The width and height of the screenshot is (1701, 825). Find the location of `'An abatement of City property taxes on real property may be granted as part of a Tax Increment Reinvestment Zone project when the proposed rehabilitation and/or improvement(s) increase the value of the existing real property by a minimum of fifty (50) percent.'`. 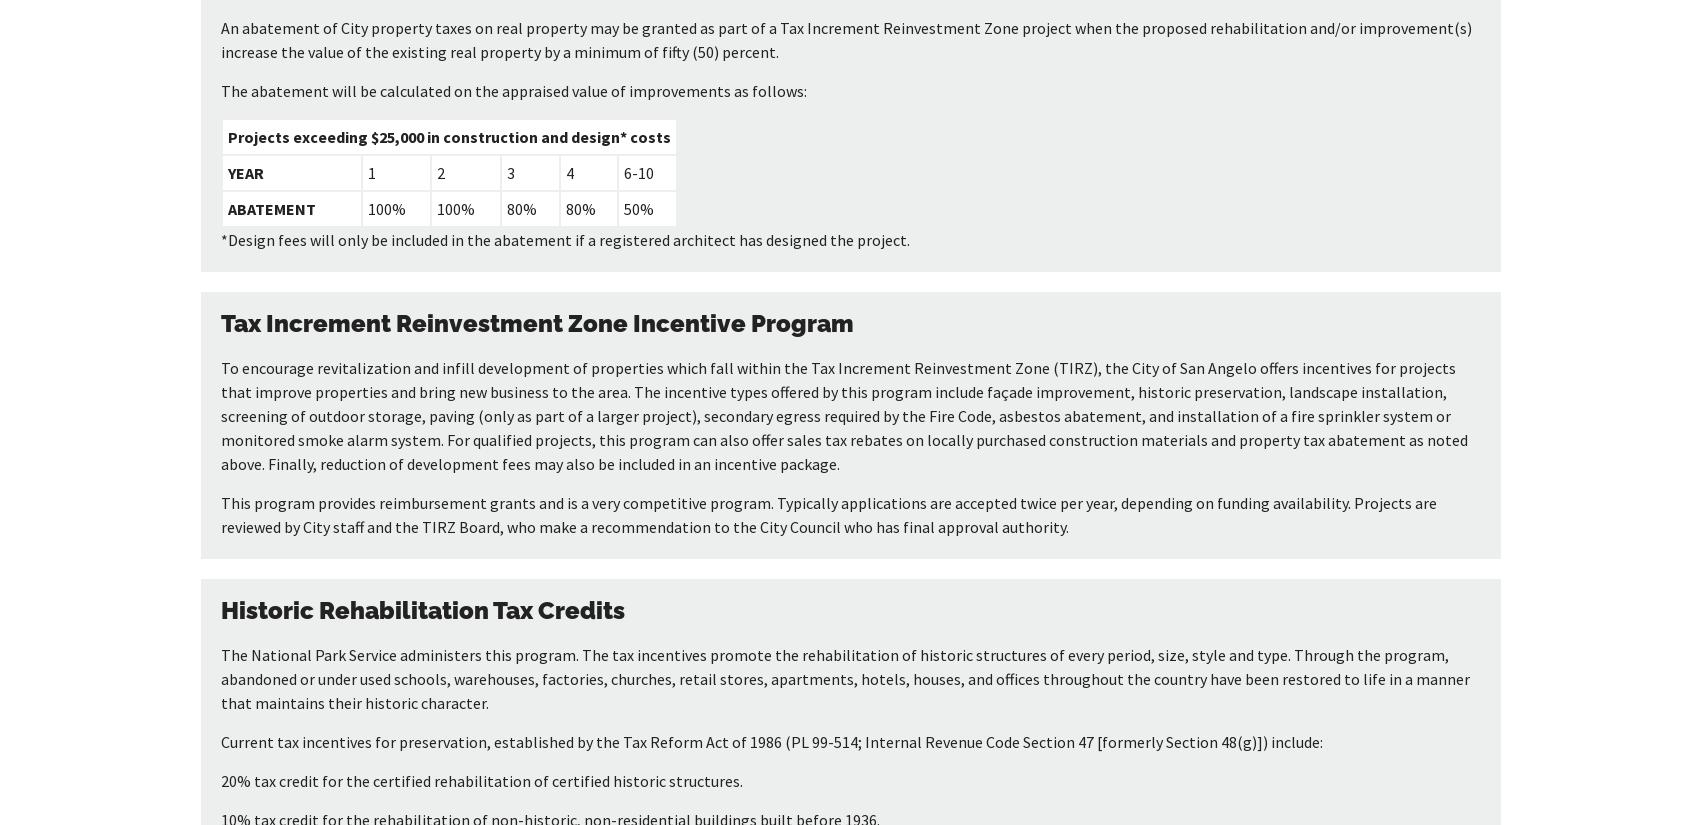

'An abatement of City property taxes on real property may be granted as part of a Tax Increment Reinvestment Zone project when the proposed rehabilitation and/or improvement(s) increase the value of the existing real property by a minimum of fifty (50) percent.' is located at coordinates (845, 40).